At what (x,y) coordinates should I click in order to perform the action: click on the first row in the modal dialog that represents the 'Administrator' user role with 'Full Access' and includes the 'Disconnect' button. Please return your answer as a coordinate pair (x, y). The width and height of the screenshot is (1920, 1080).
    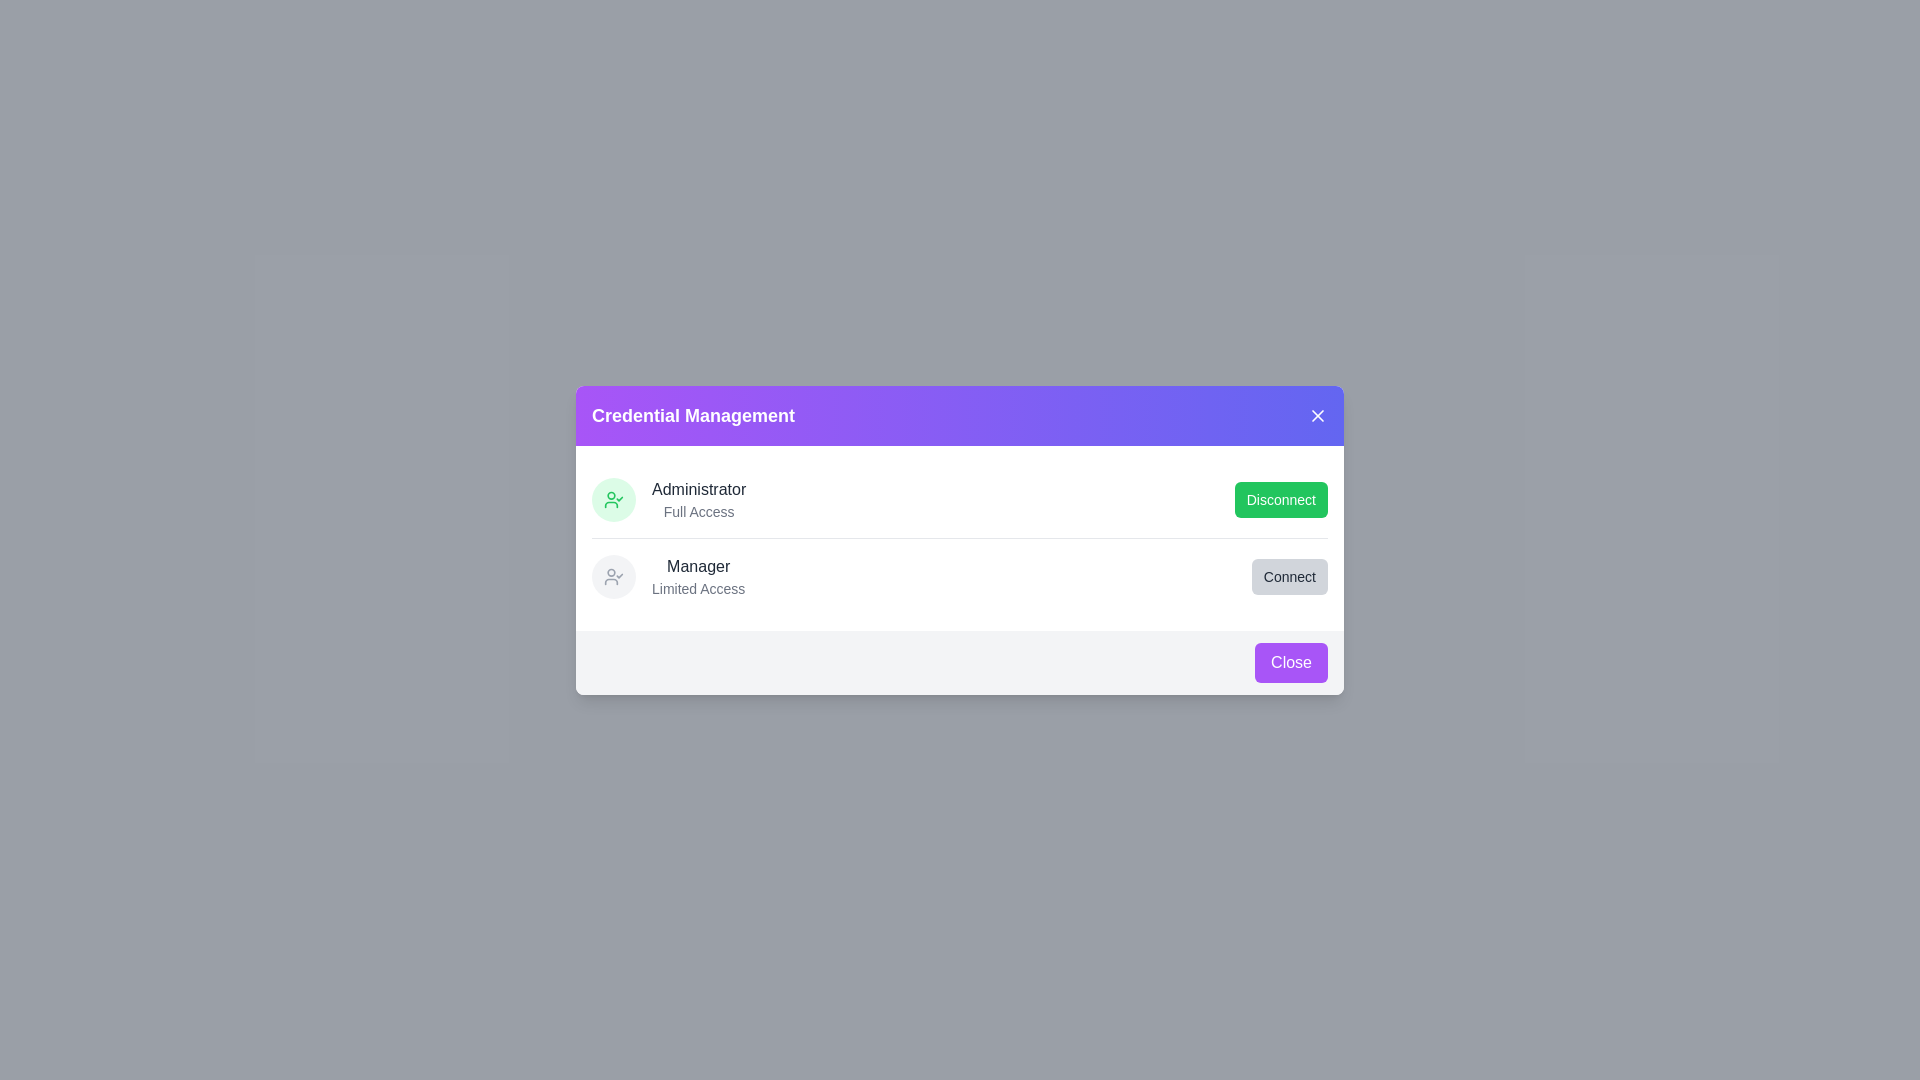
    Looking at the image, I should click on (960, 497).